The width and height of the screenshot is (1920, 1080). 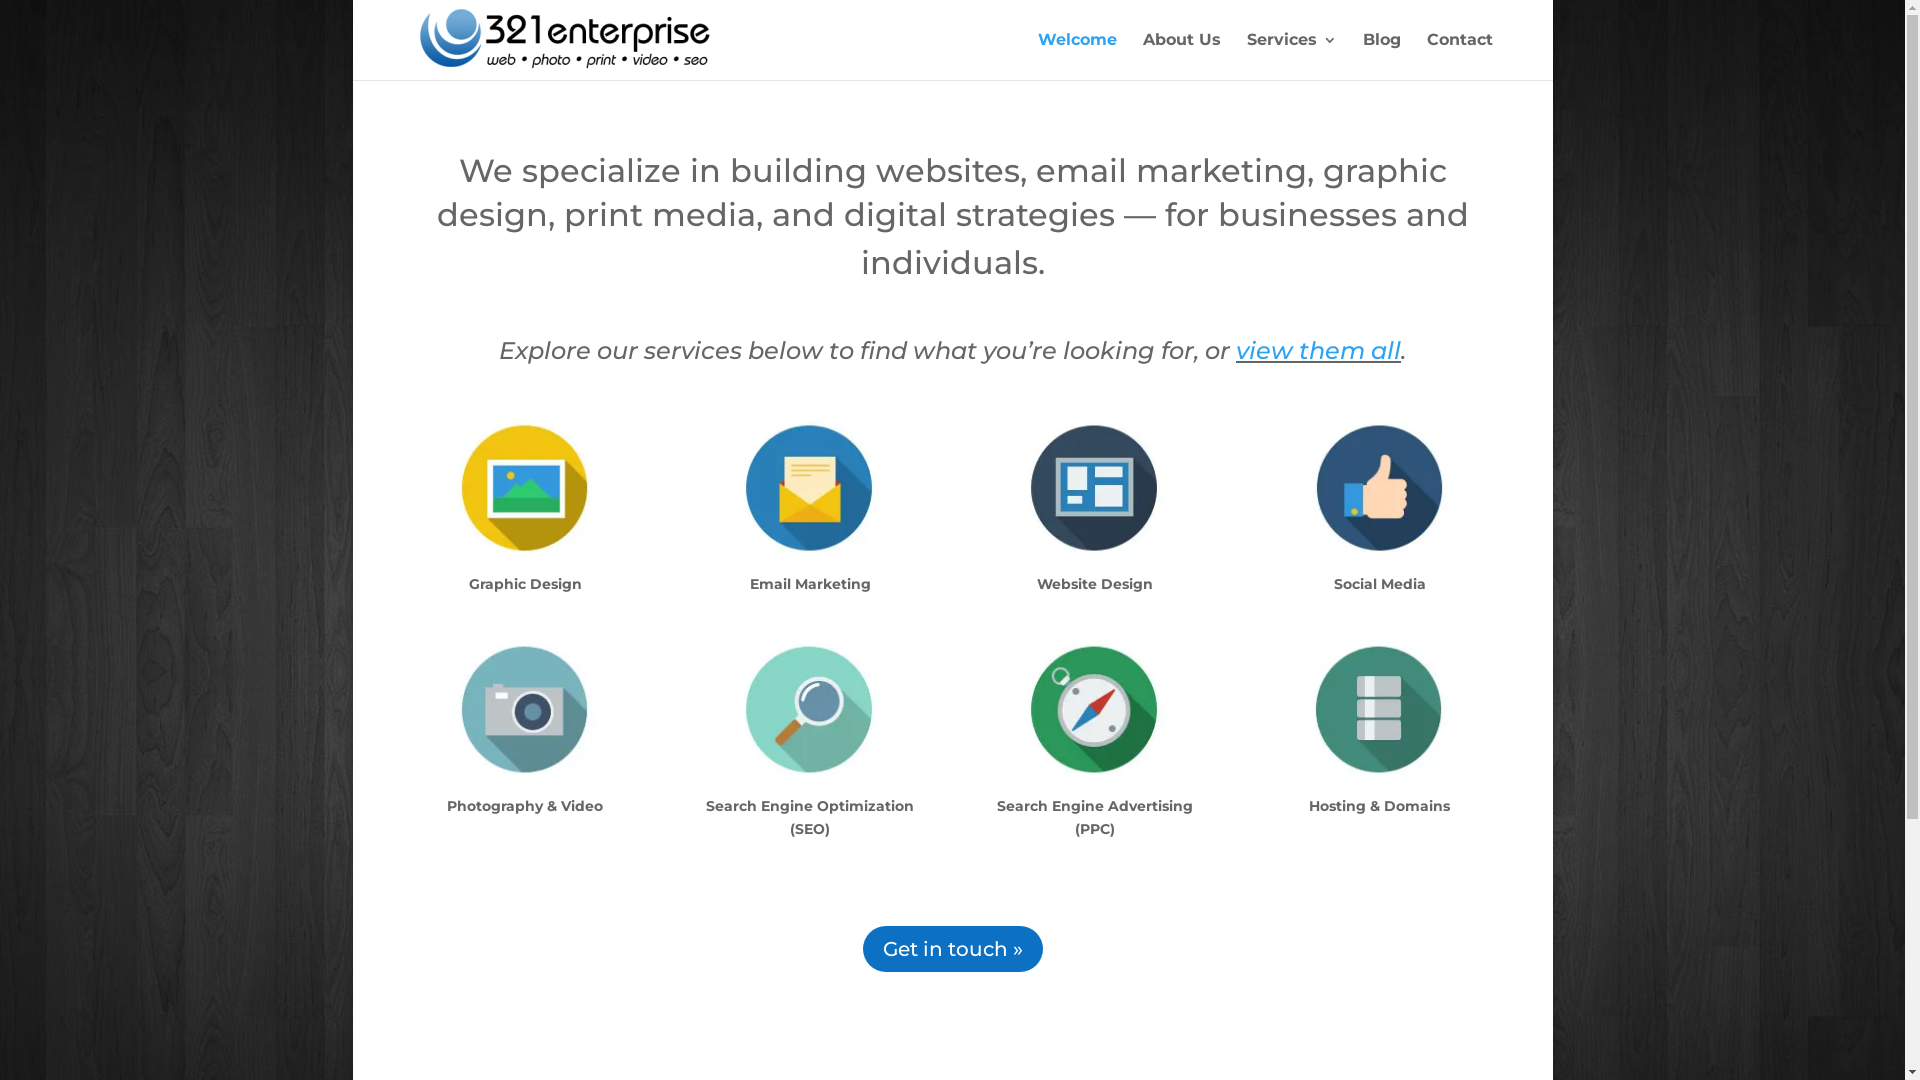 What do you see at coordinates (809, 488) in the screenshot?
I see `'email-tout'` at bounding box center [809, 488].